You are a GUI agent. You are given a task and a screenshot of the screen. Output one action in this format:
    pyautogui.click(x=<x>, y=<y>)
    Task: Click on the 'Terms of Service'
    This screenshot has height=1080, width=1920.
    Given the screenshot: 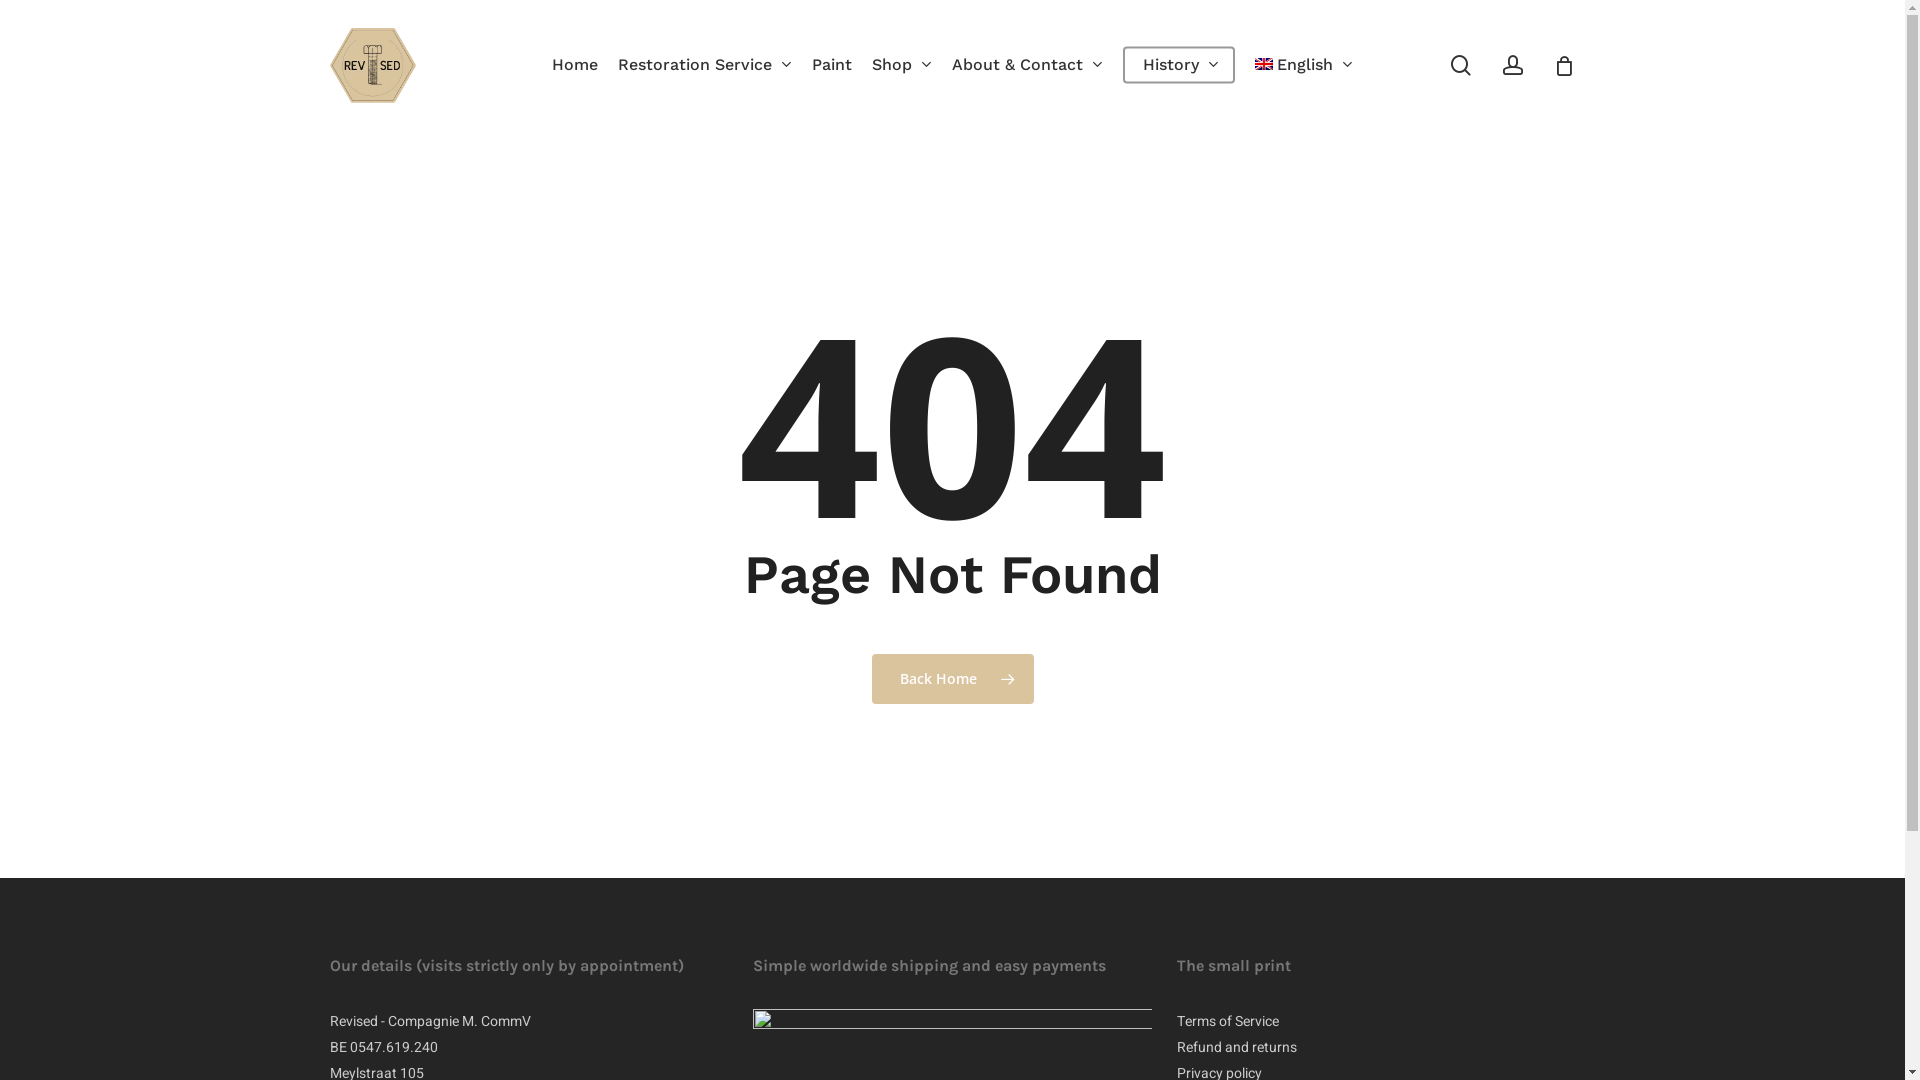 What is the action you would take?
    pyautogui.click(x=1227, y=1021)
    